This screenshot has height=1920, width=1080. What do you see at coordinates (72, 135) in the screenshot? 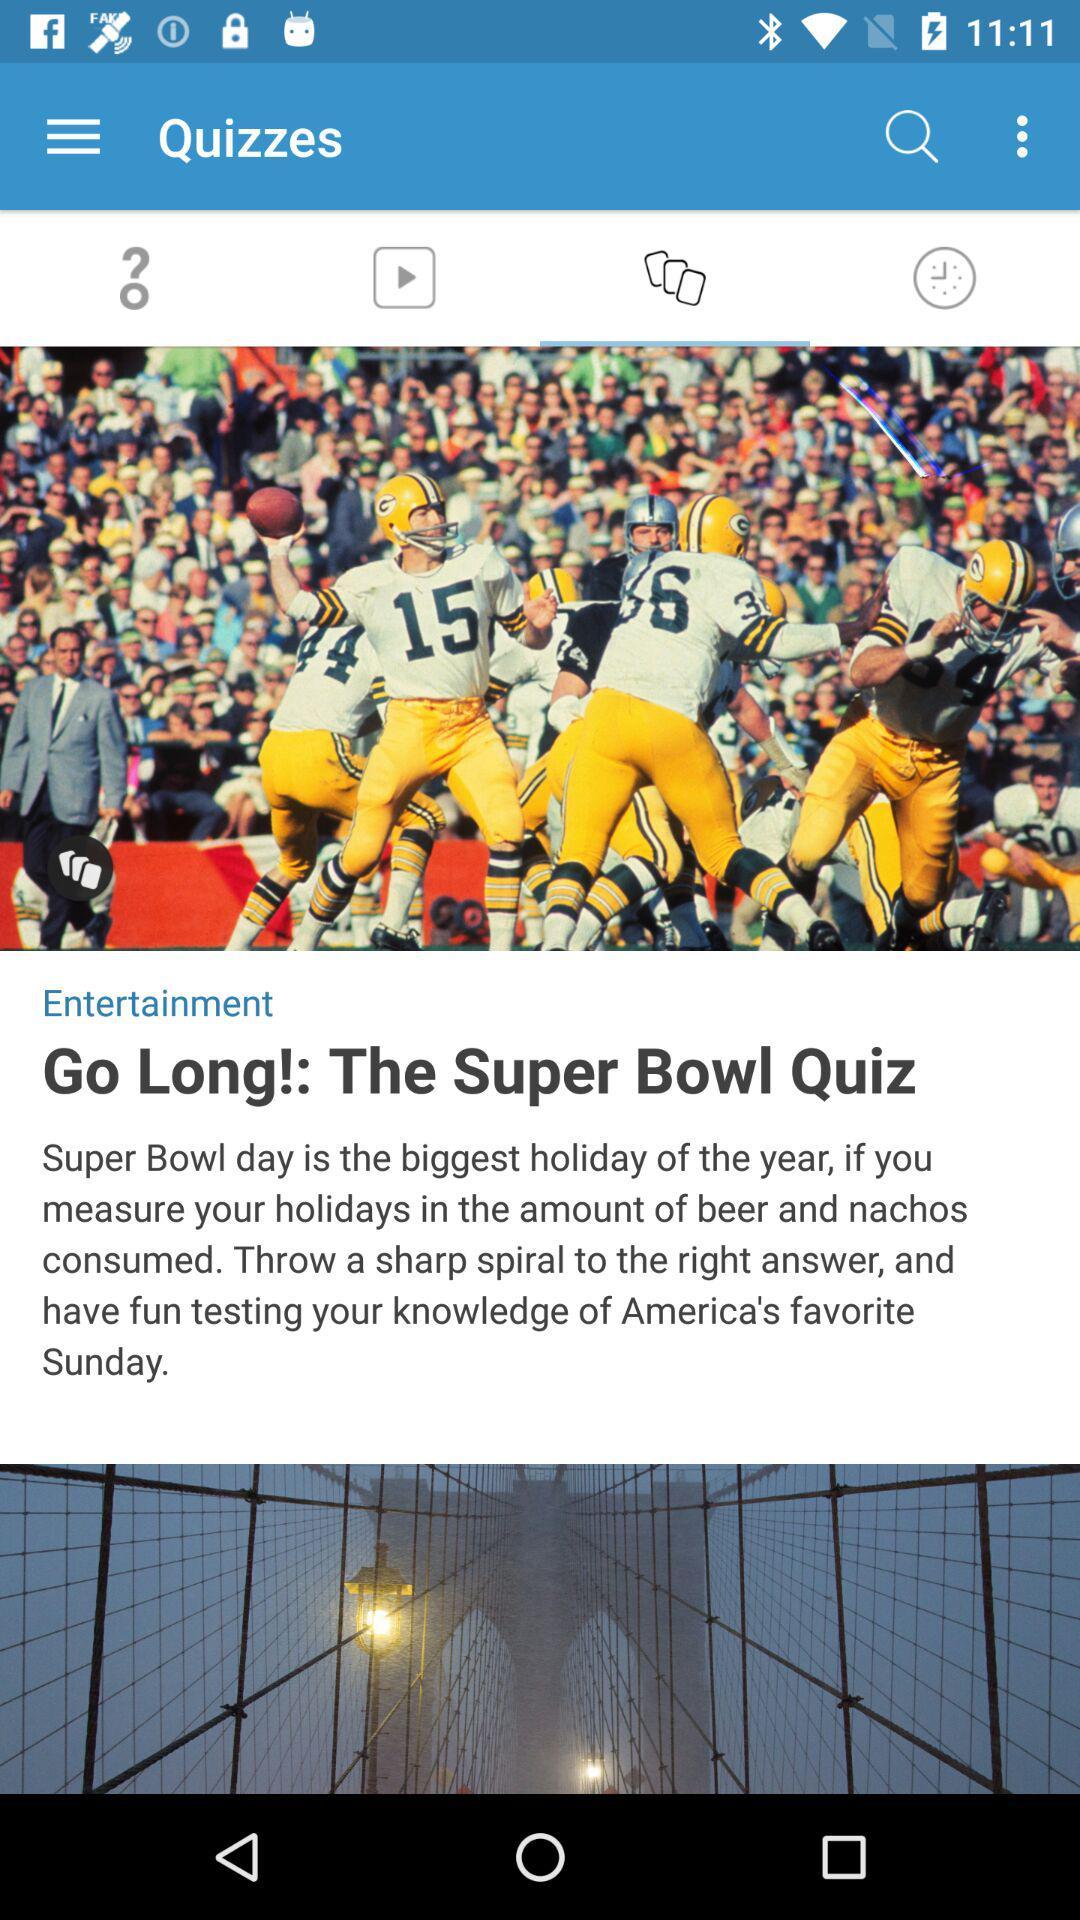
I see `to choose the files` at bounding box center [72, 135].